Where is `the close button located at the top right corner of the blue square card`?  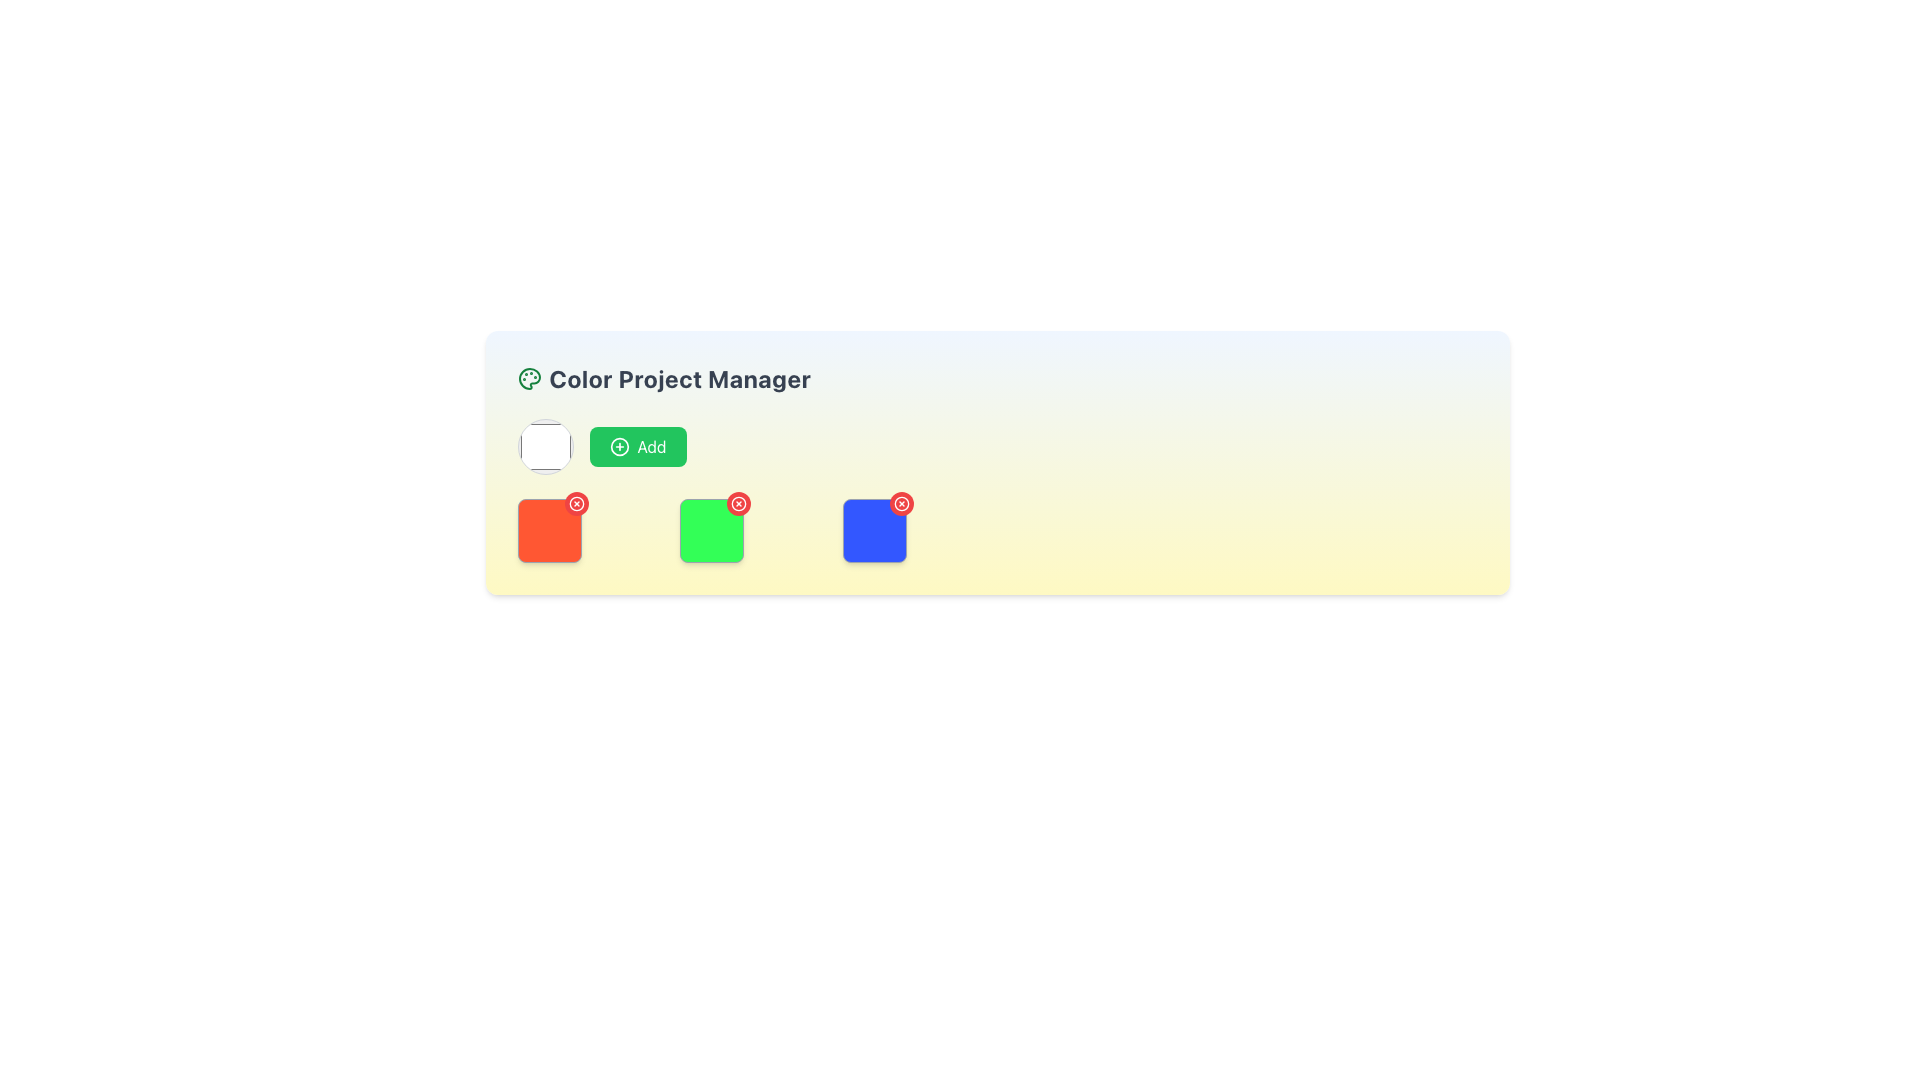 the close button located at the top right corner of the blue square card is located at coordinates (900, 503).